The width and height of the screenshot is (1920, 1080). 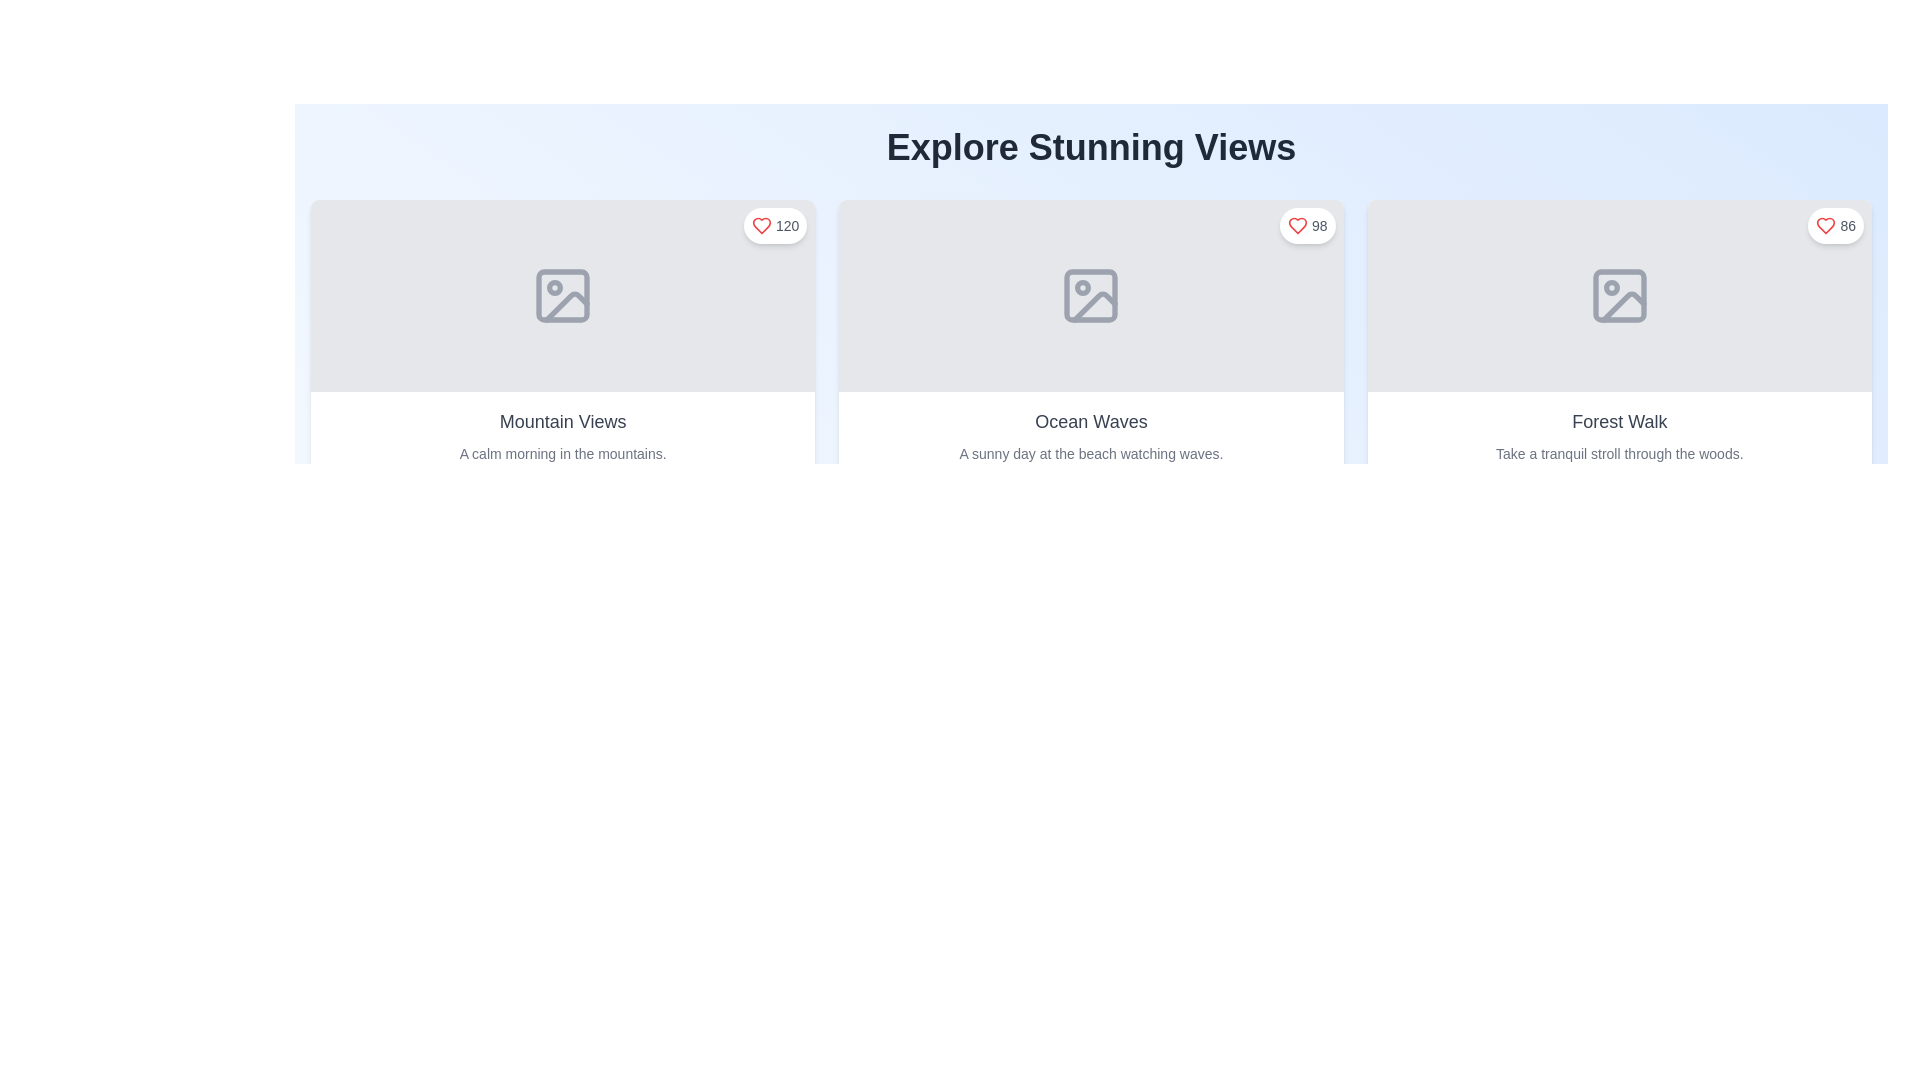 What do you see at coordinates (1090, 146) in the screenshot?
I see `the bold text displaying 'Explore Stunning Views' that is centered and aligned within a light blue background header section` at bounding box center [1090, 146].